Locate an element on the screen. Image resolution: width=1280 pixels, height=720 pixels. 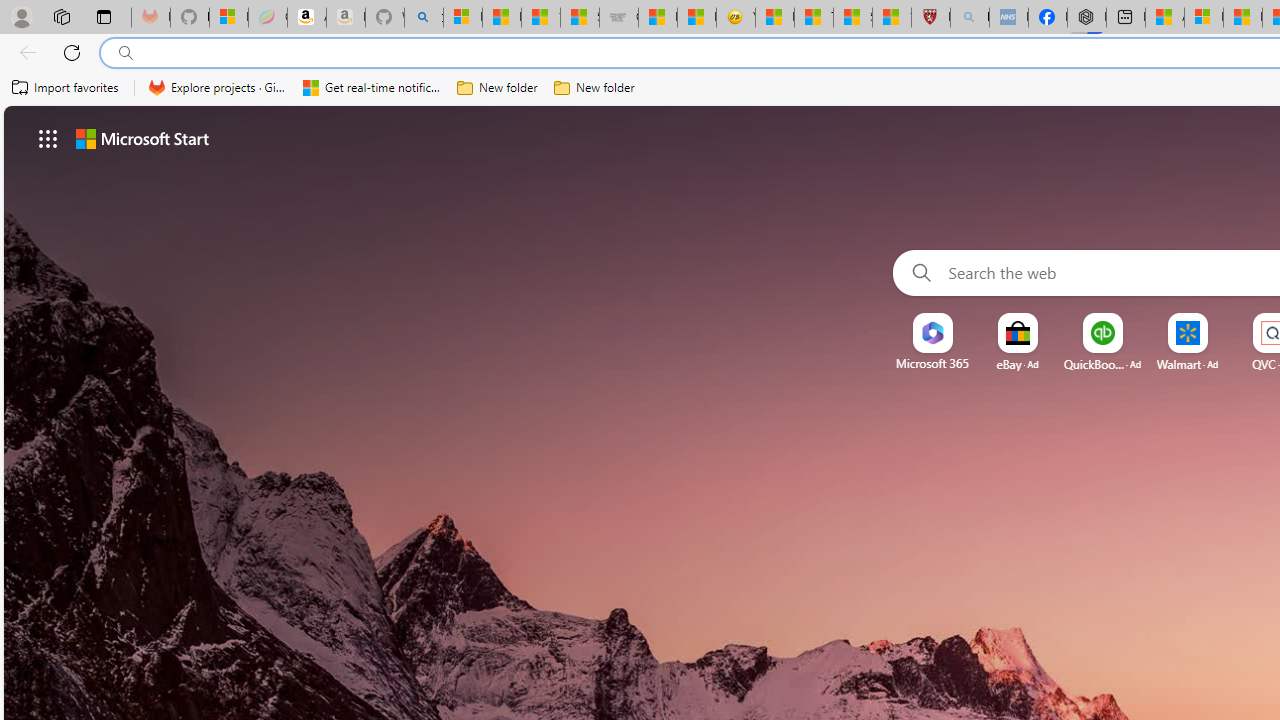
'App launcher' is located at coordinates (48, 137).